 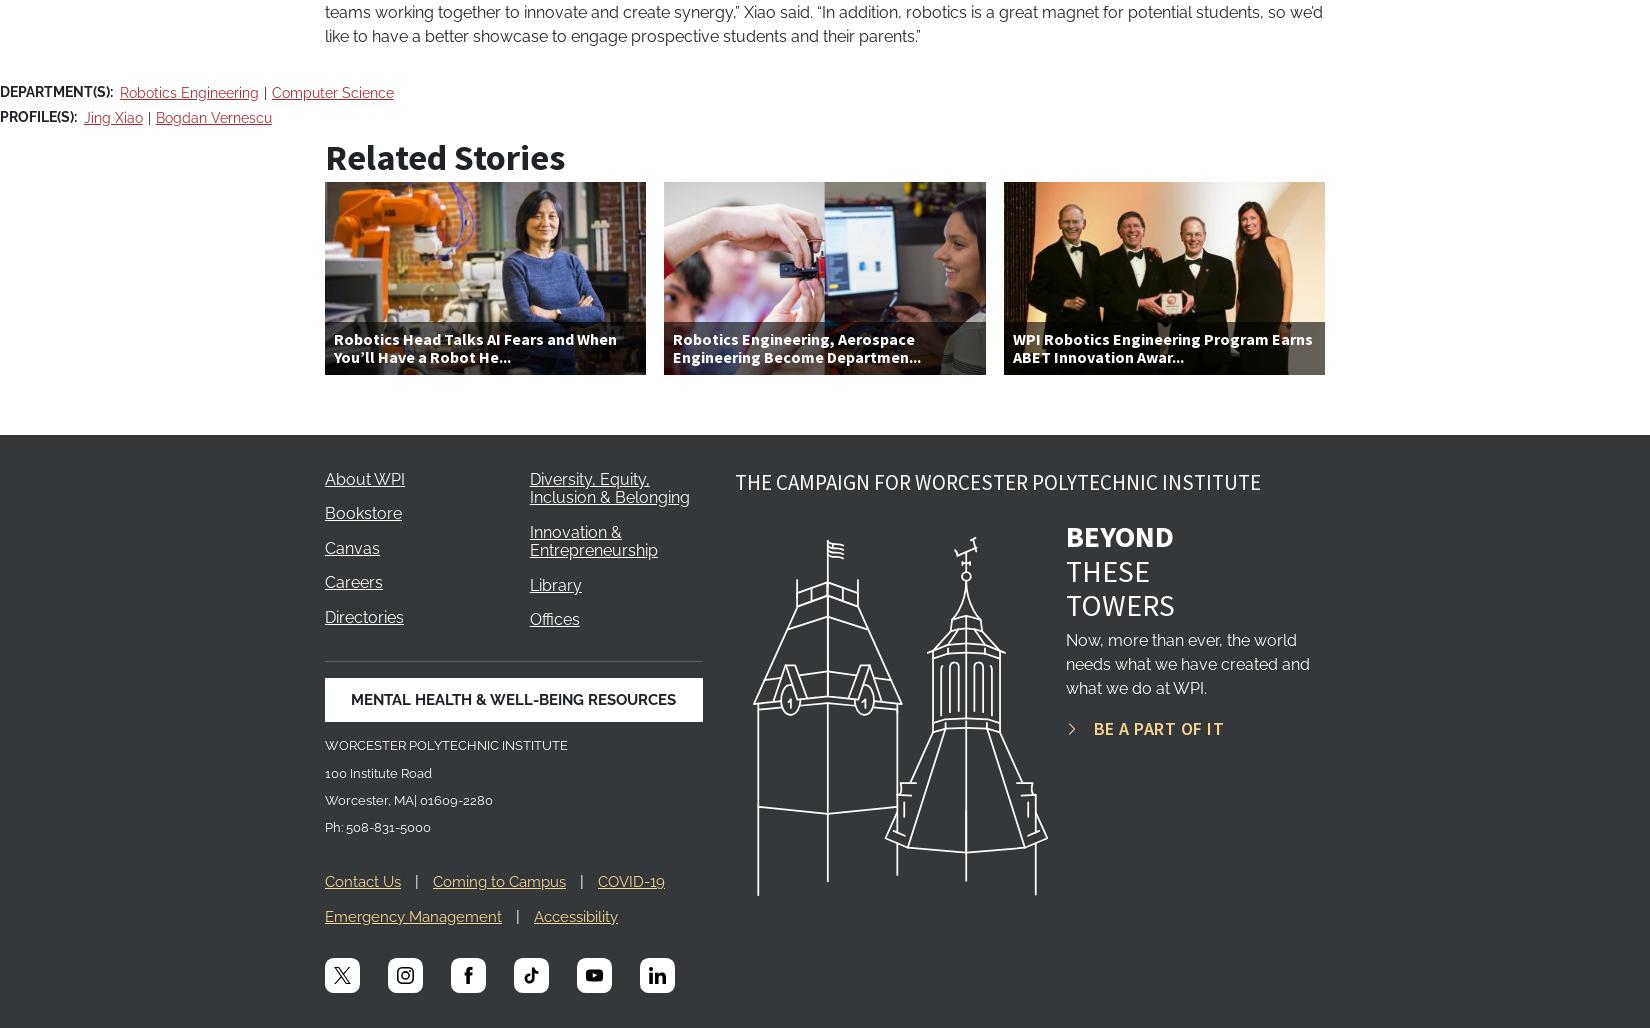 What do you see at coordinates (378, 772) in the screenshot?
I see `'100 Institute Road'` at bounding box center [378, 772].